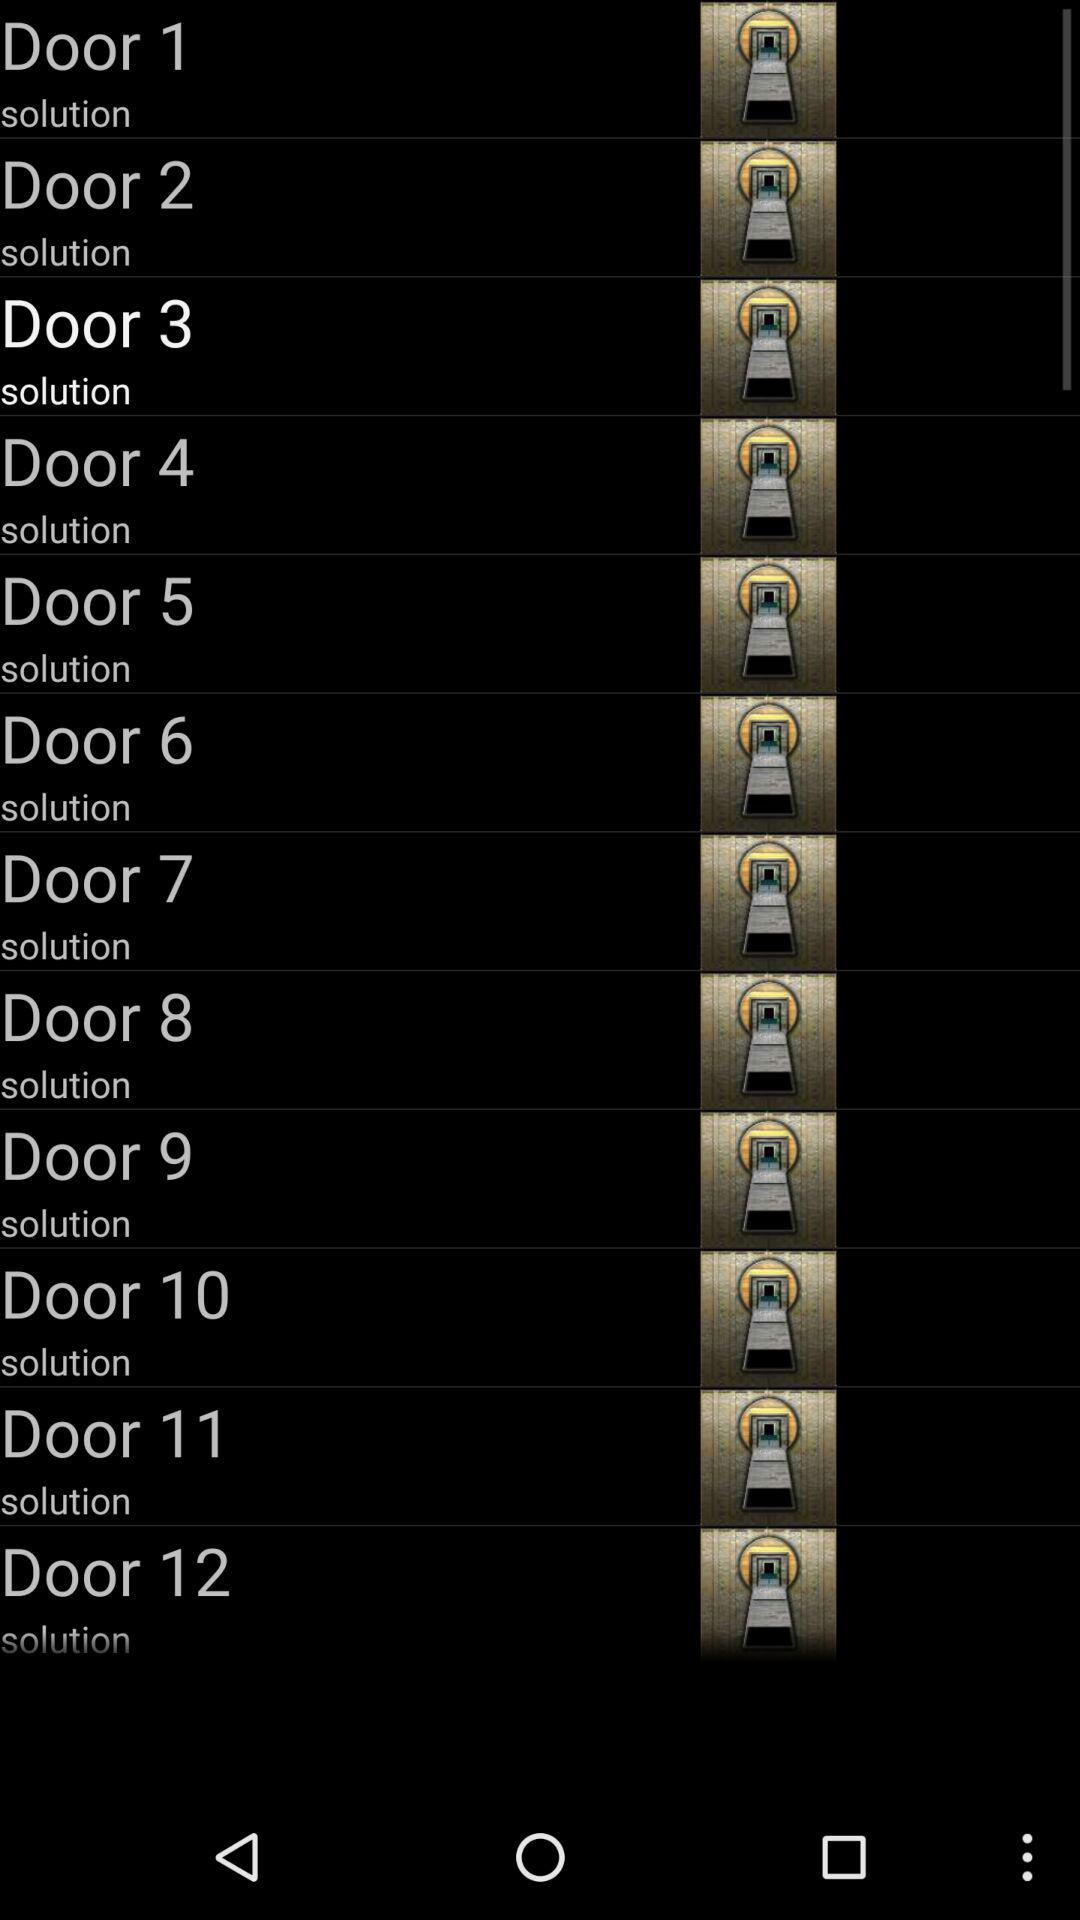 The height and width of the screenshot is (1920, 1080). Describe the element at coordinates (346, 597) in the screenshot. I see `the door 5 icon` at that location.